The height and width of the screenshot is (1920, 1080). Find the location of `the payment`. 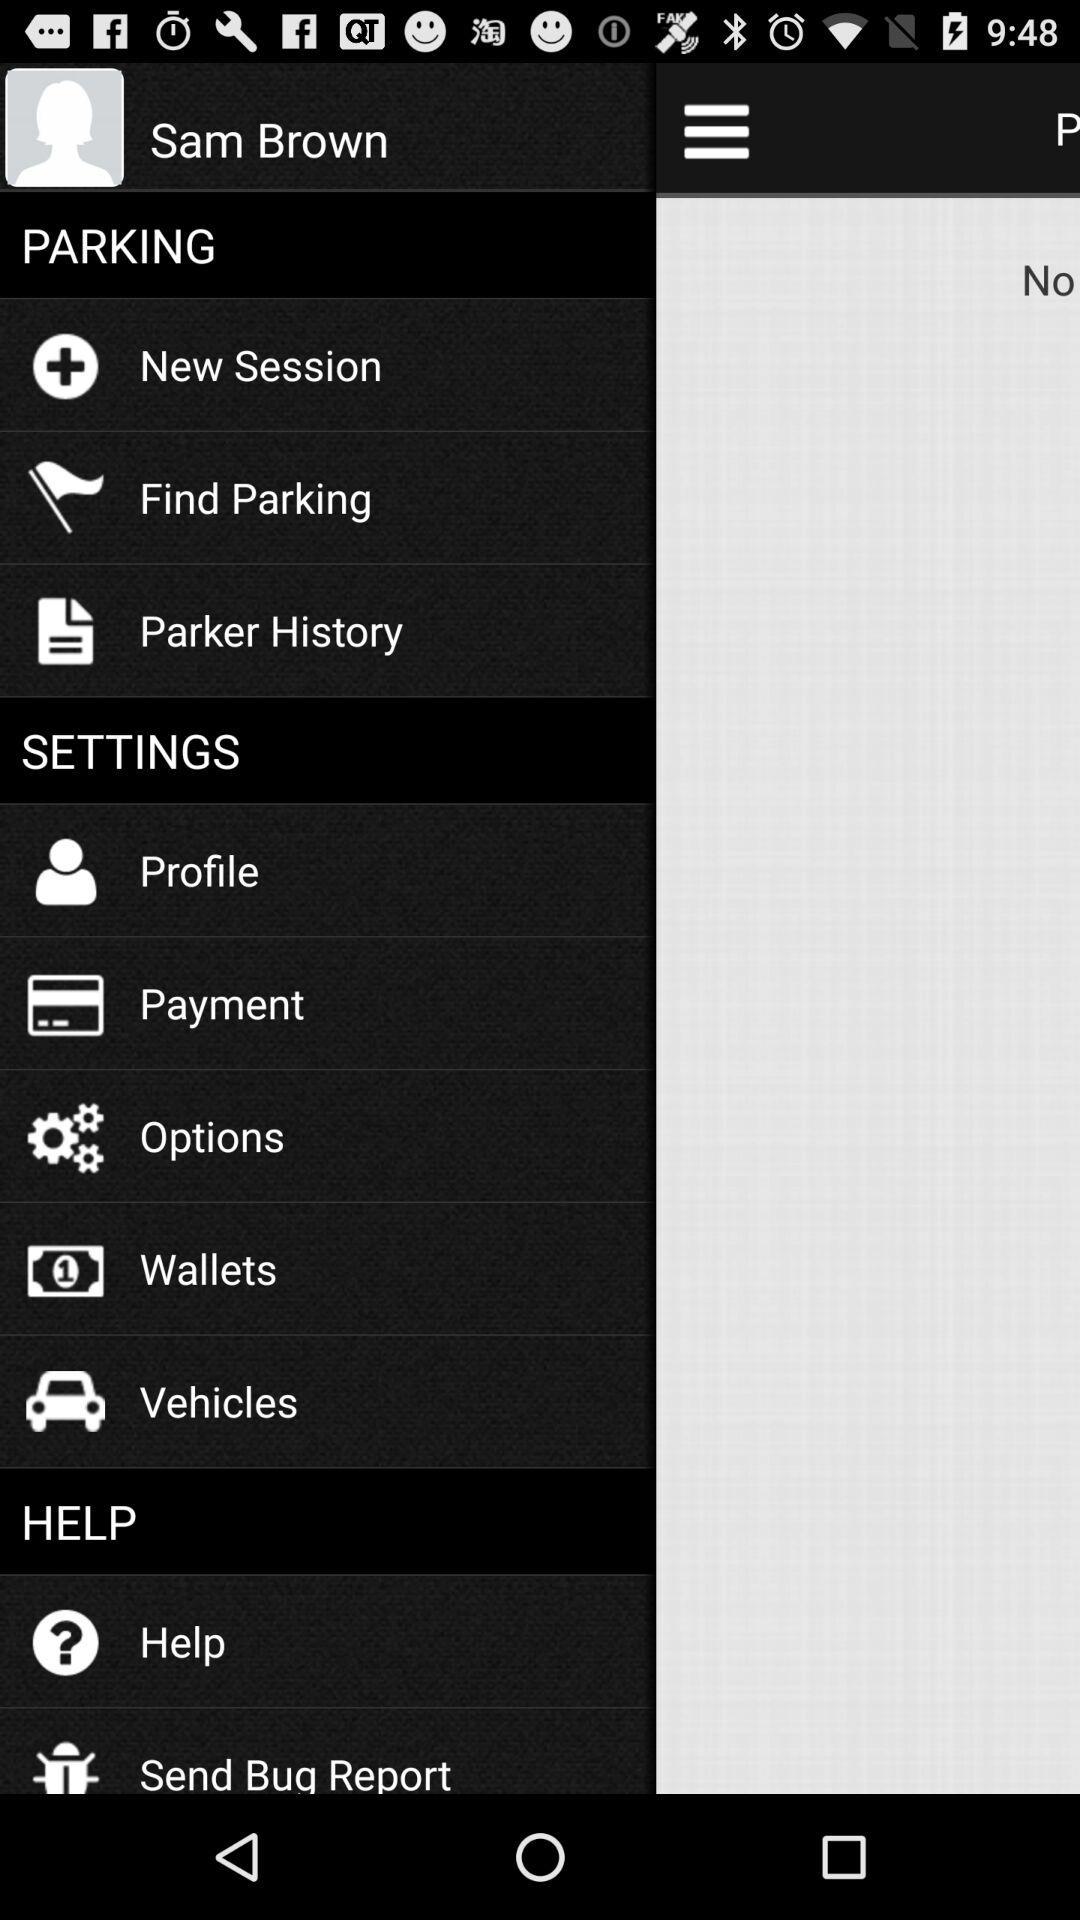

the payment is located at coordinates (222, 1002).